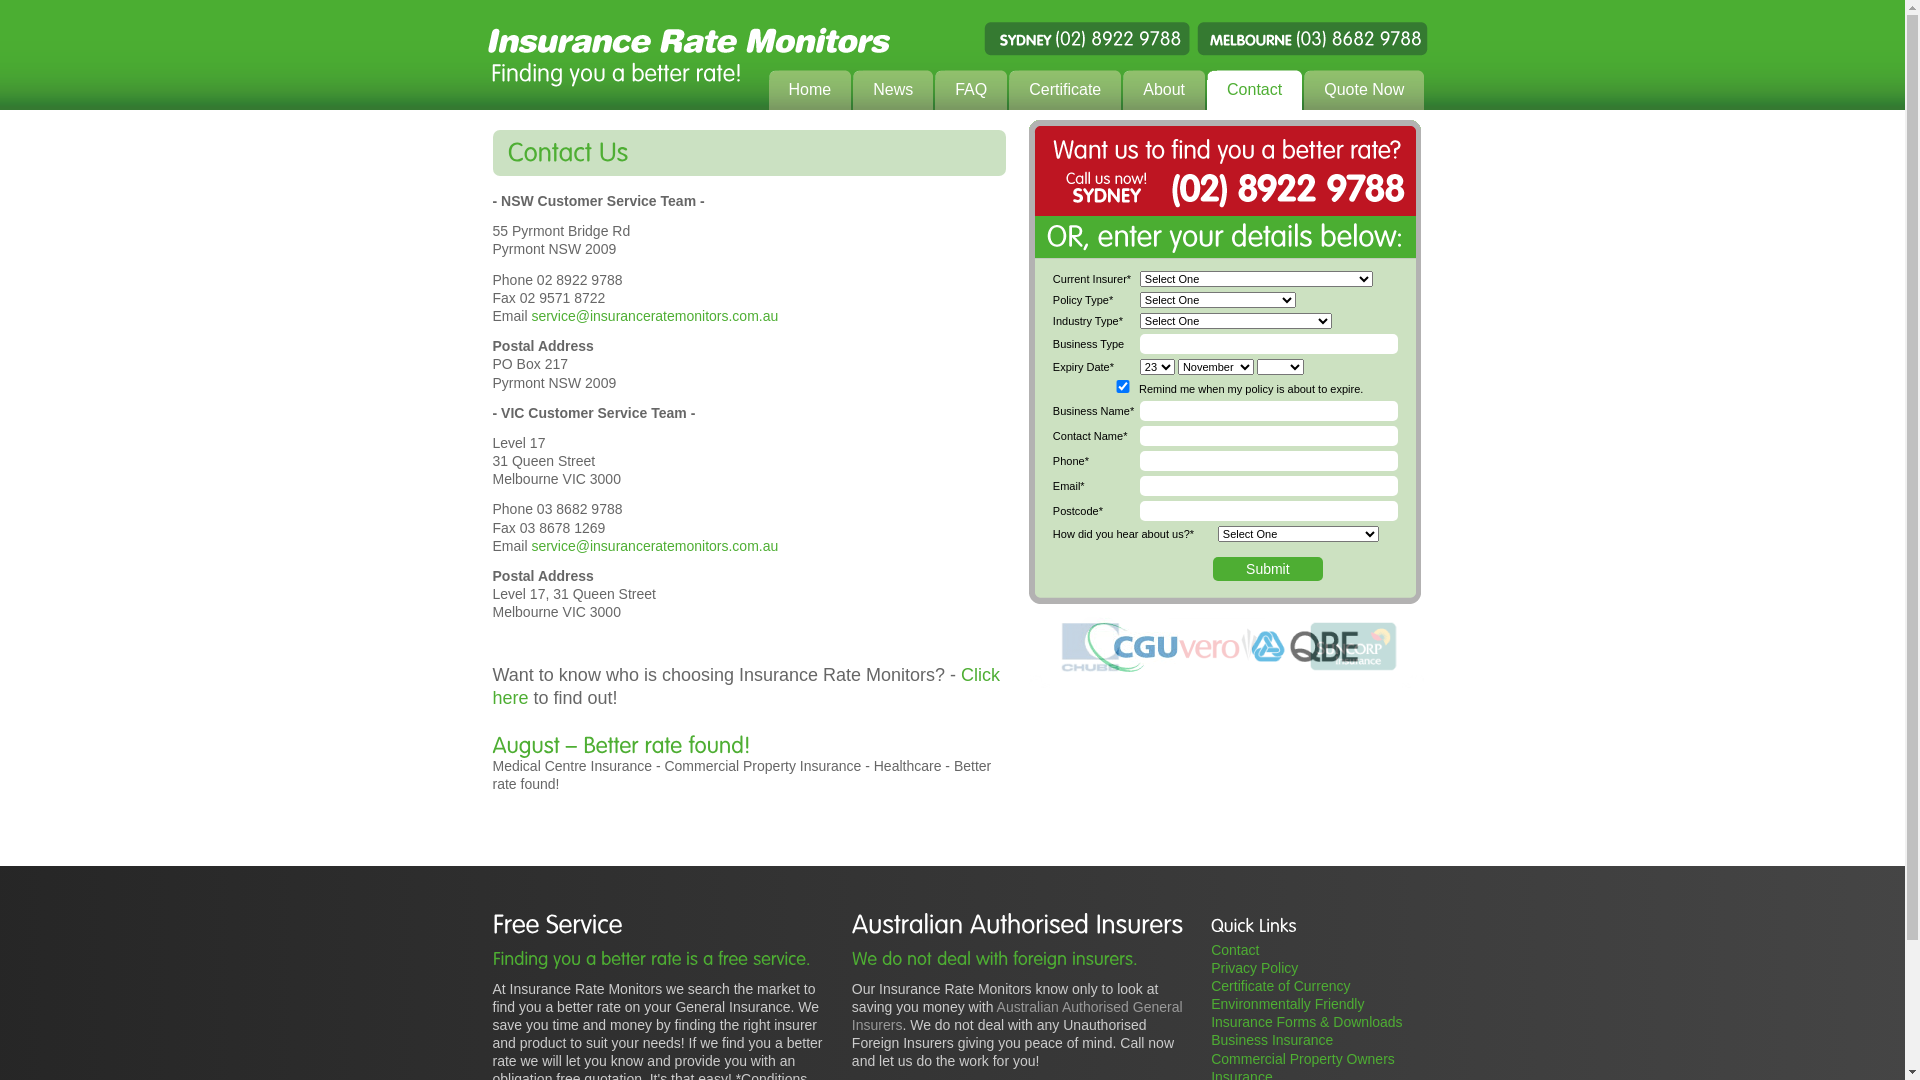  I want to click on 'Contact', so click(1253, 91).